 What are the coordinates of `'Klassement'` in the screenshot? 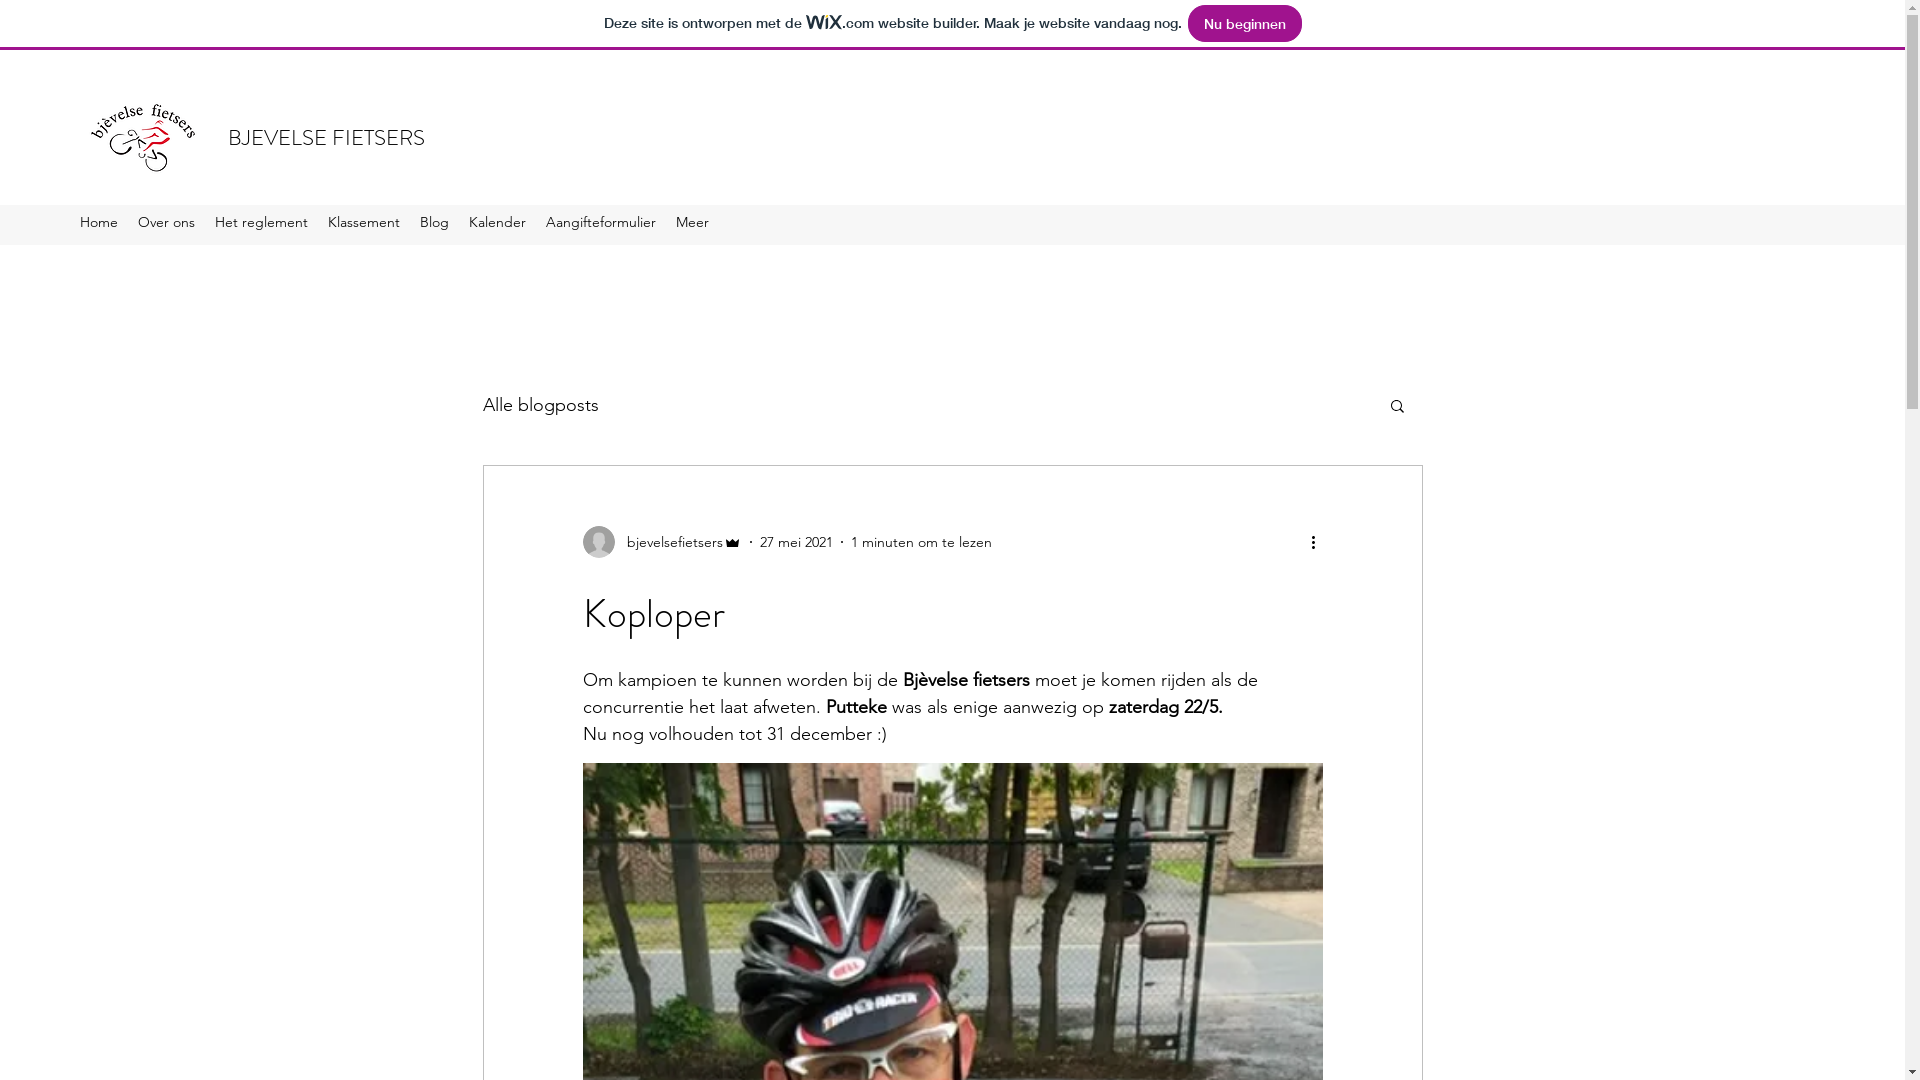 It's located at (364, 224).